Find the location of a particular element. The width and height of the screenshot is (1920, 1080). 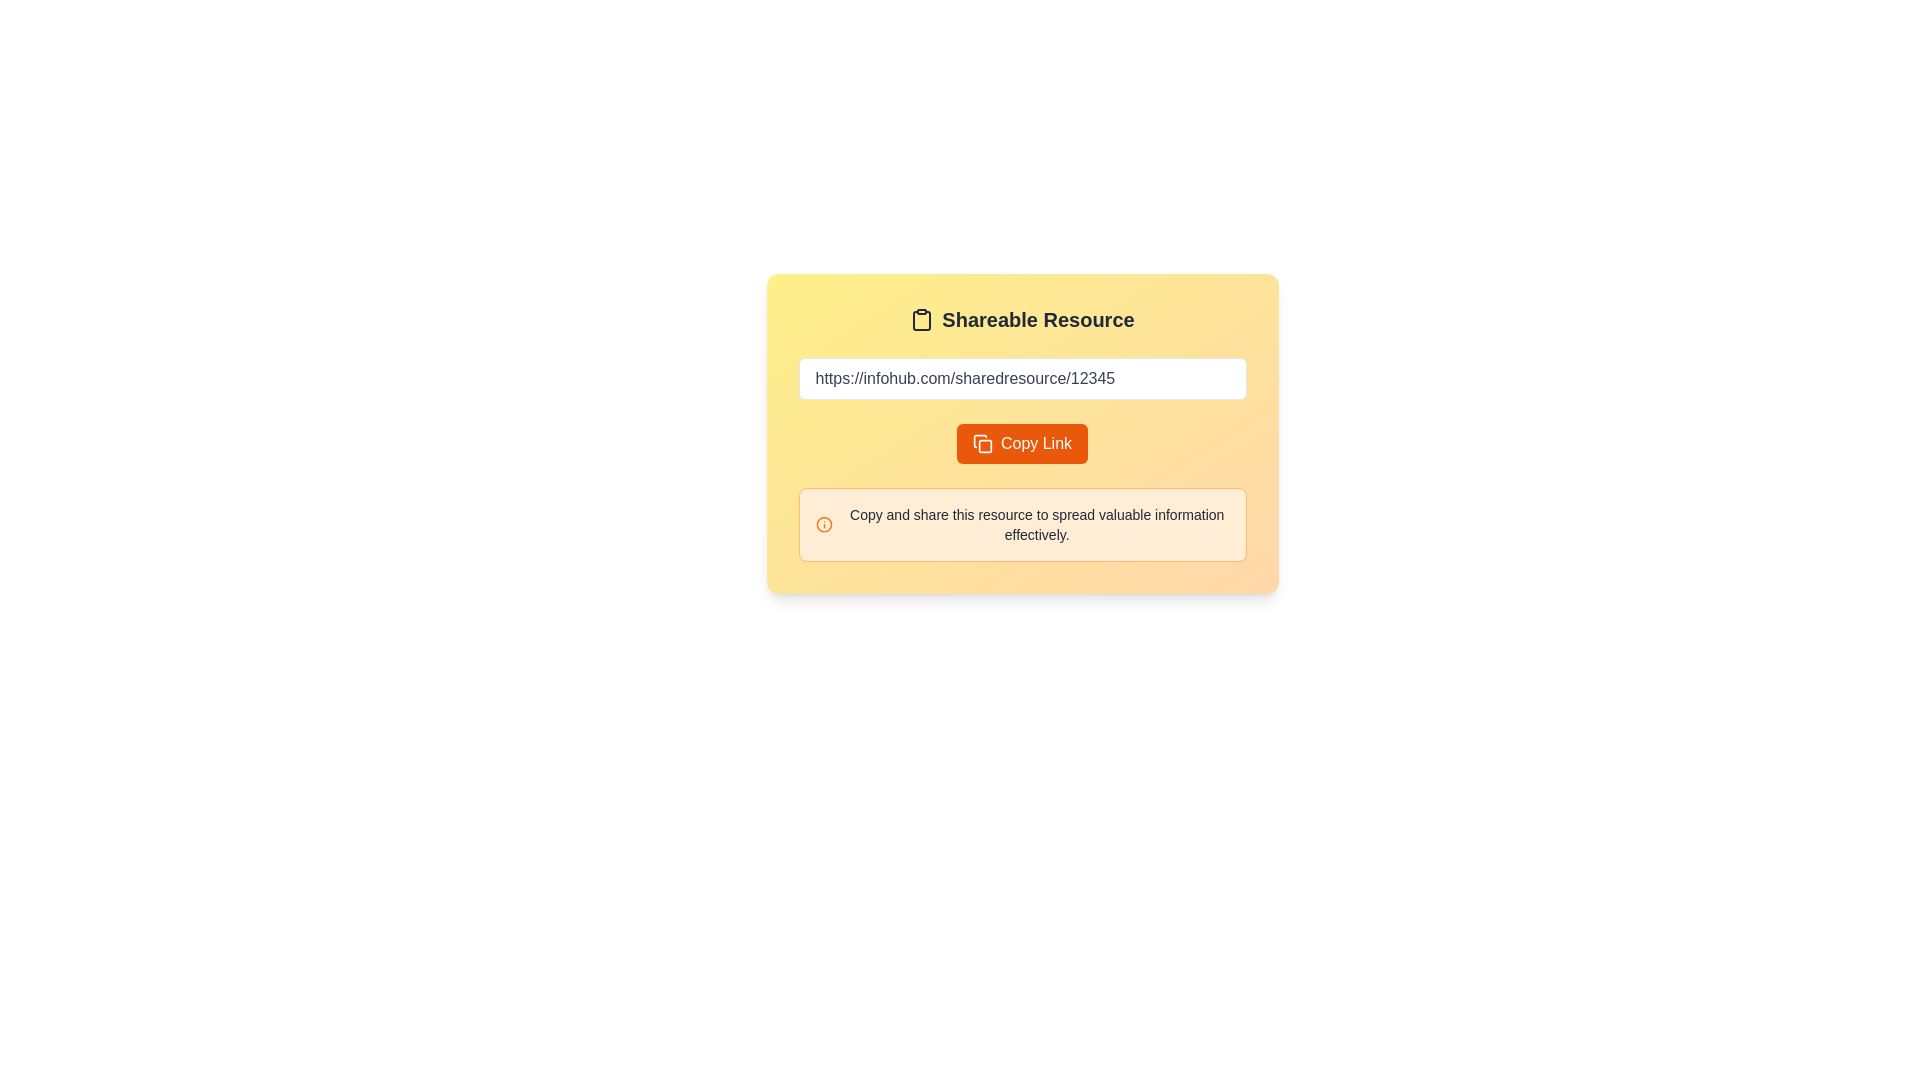

the solid orange rectangular button labeled 'Copy Link' is located at coordinates (1022, 433).